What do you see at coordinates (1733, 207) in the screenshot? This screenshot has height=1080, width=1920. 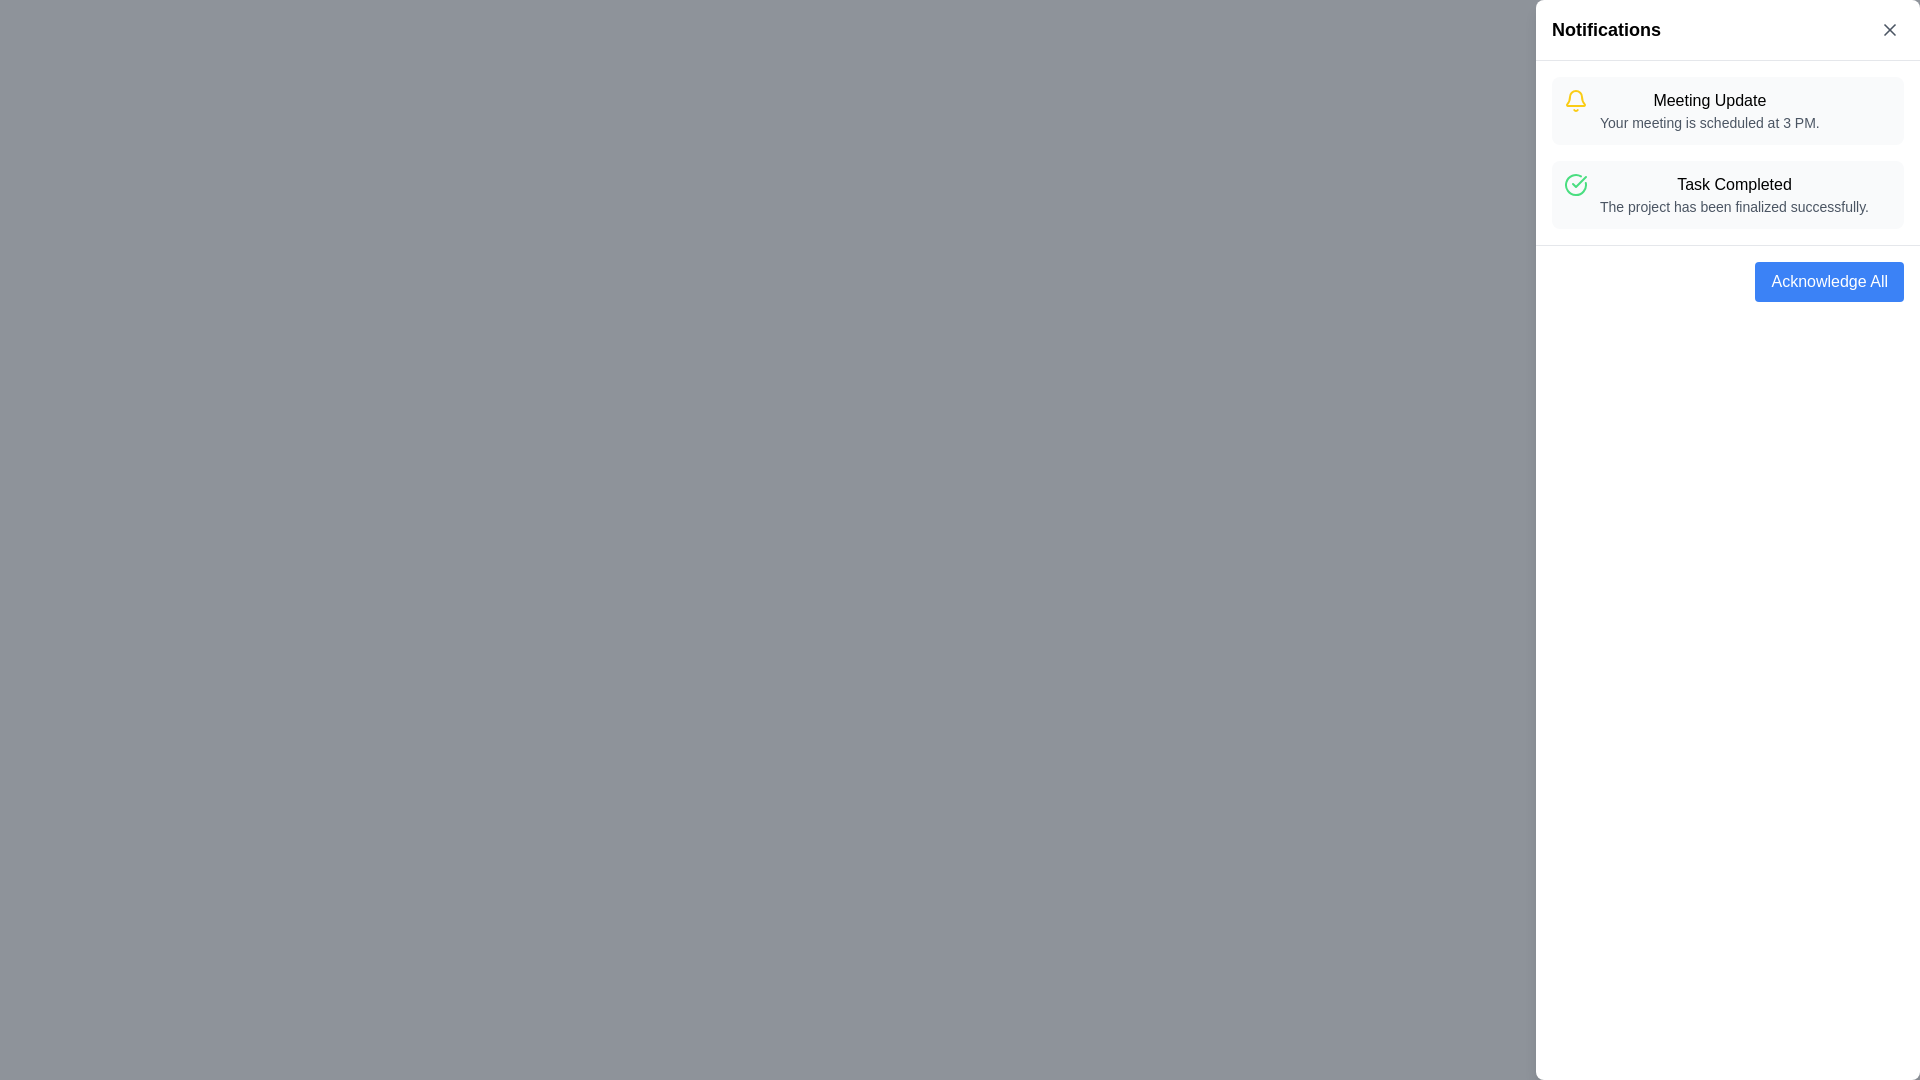 I see `the text label displaying the message 'The project has been finalized successfully' located below the 'Task Completed' title in the notifications panel` at bounding box center [1733, 207].